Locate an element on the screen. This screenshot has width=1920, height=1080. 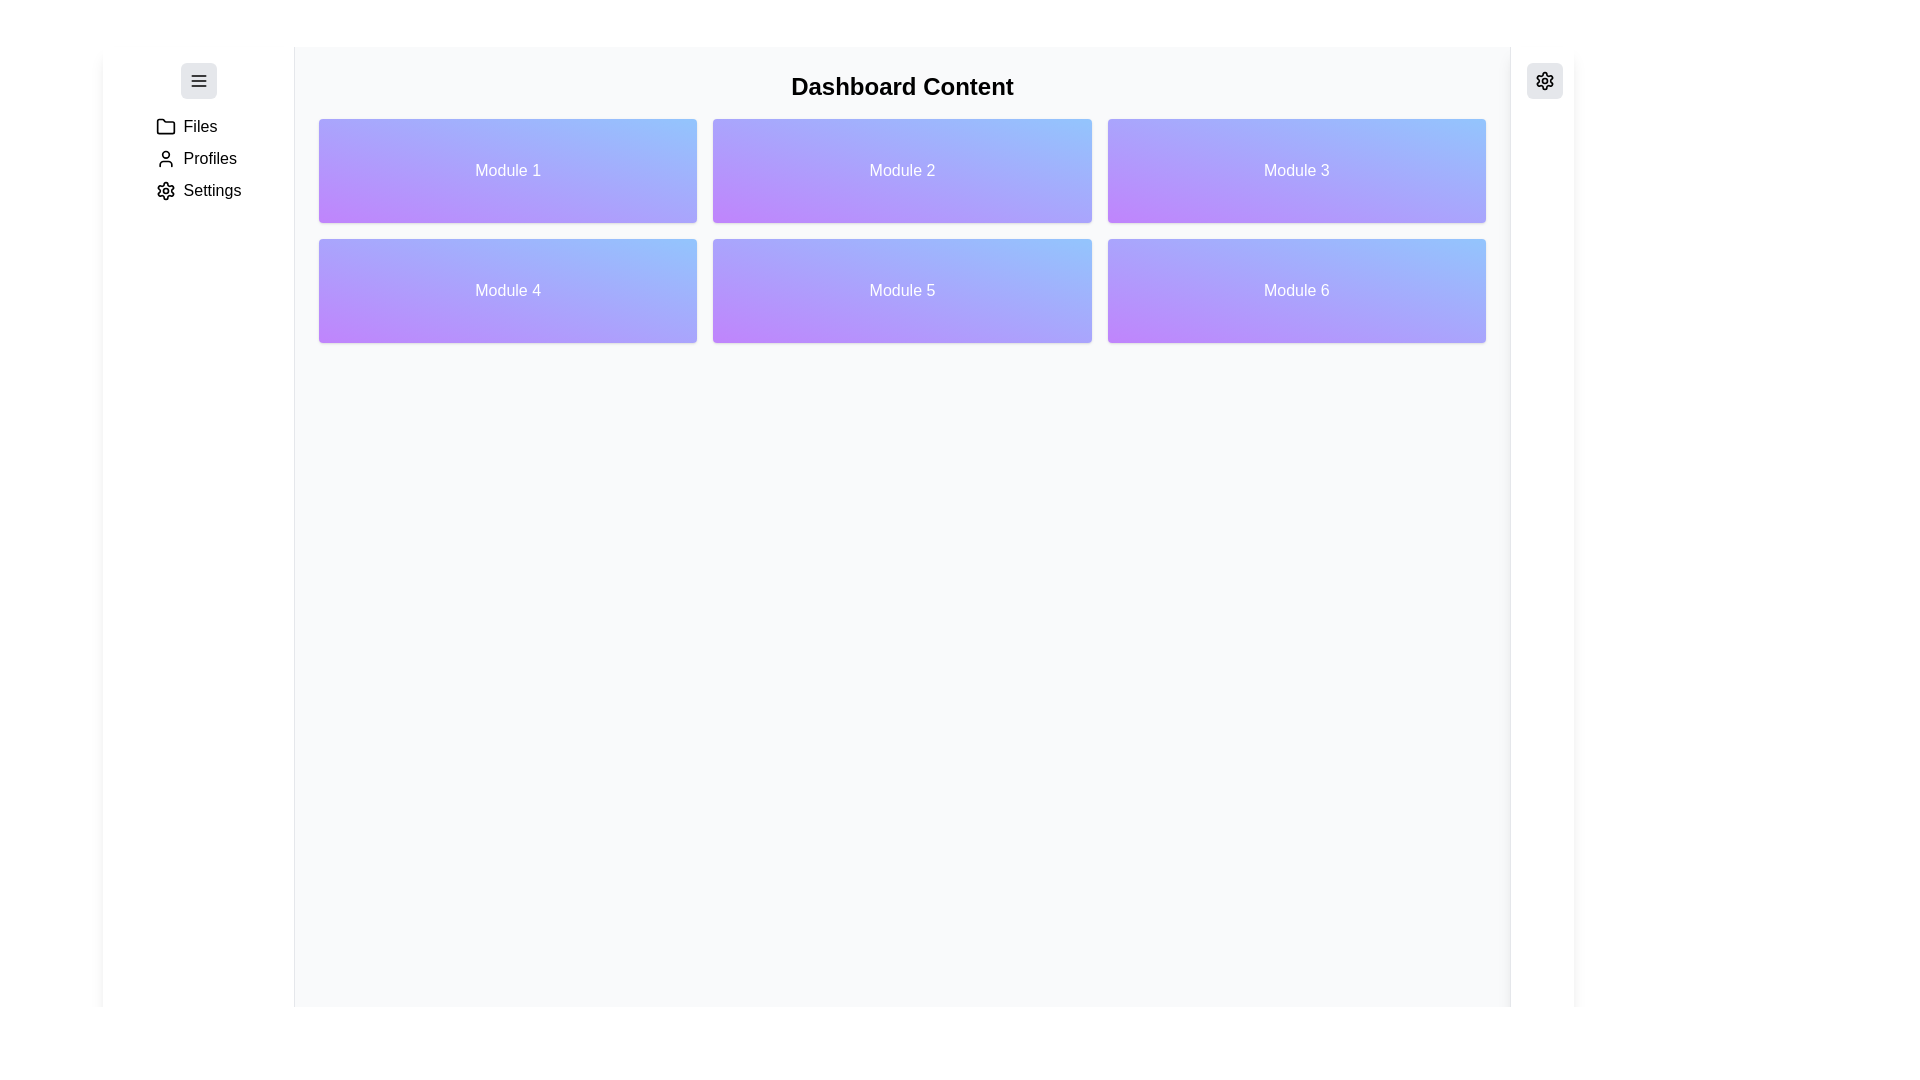
the 'Profiles' menu item, which is the second option in a vertical menu containing 'Files,' 'Profiles,' and 'Settings.' is located at coordinates (198, 157).